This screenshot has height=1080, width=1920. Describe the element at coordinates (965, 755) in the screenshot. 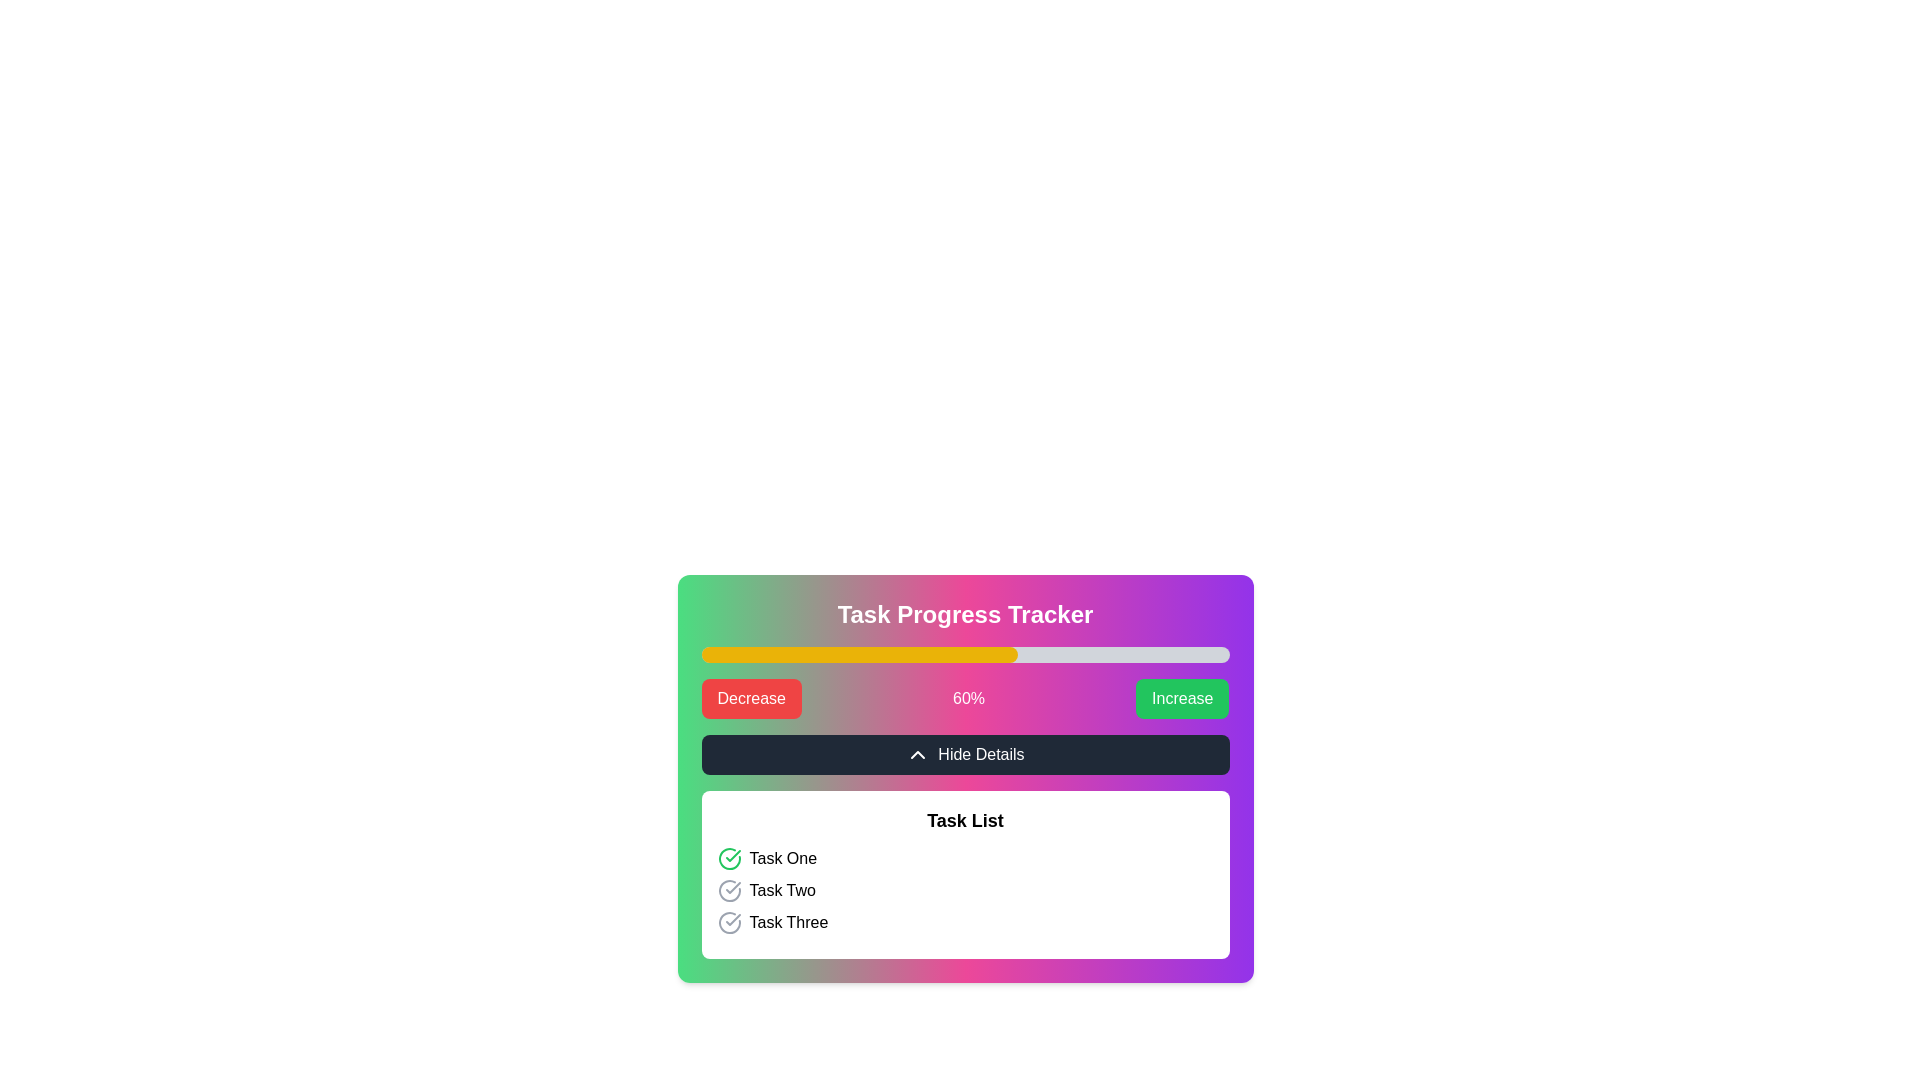

I see `the toggle button in the 'Task Progress Tracker' panel` at that location.